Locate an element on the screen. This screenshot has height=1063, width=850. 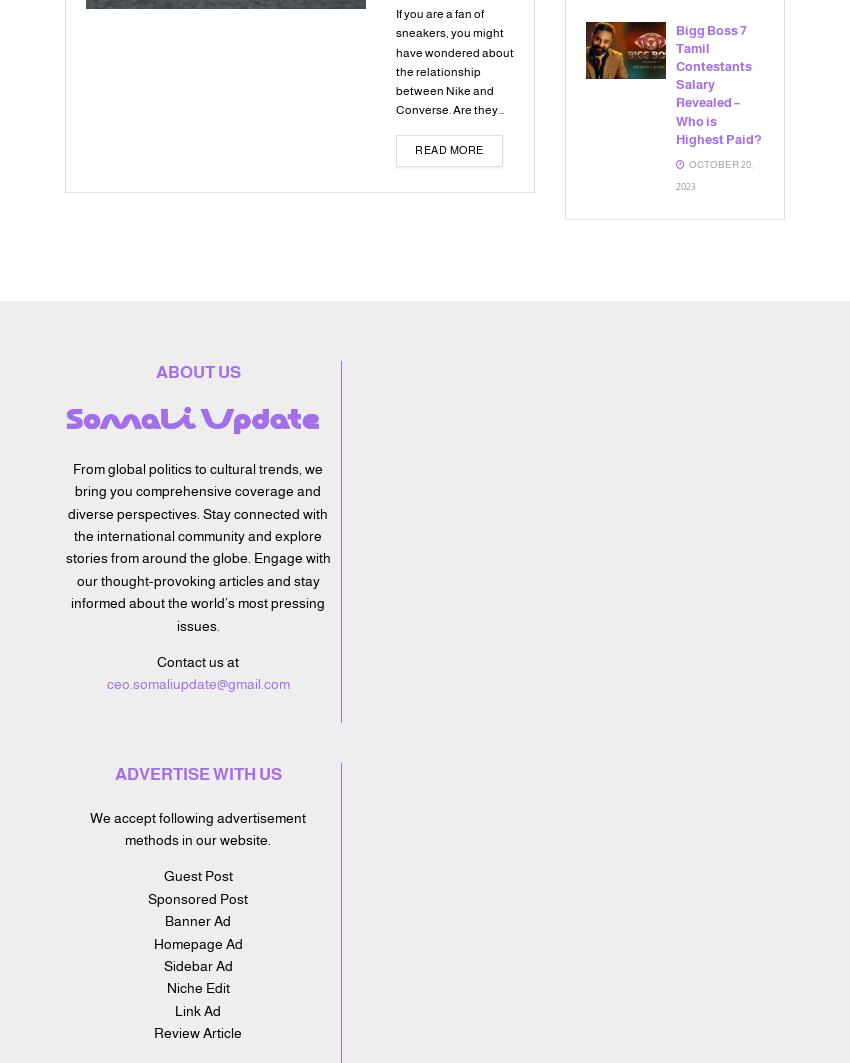
'October 20, 2023' is located at coordinates (676, 174).